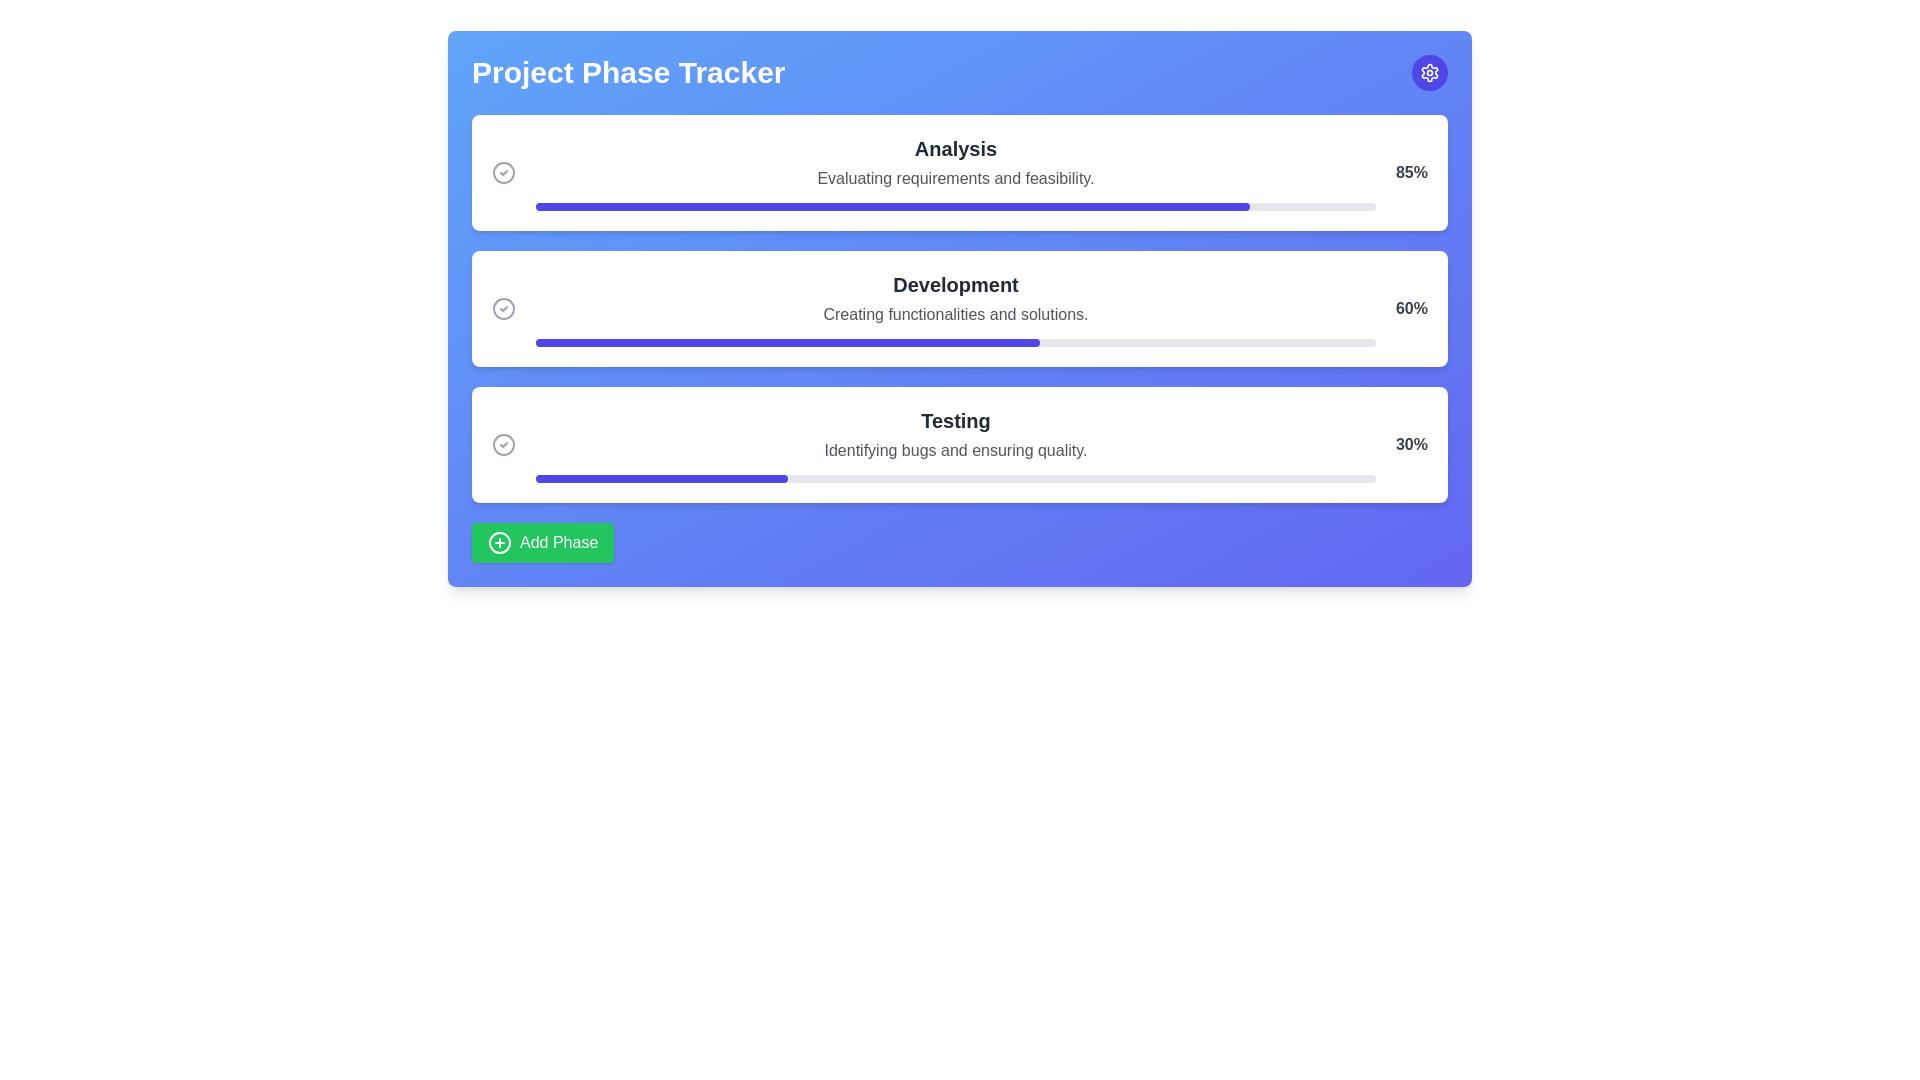  What do you see at coordinates (954, 342) in the screenshot?
I see `the Progress bar indicating 60% completion, located below the text 'Creating functionalities and solutions.' in the 'Development' section` at bounding box center [954, 342].